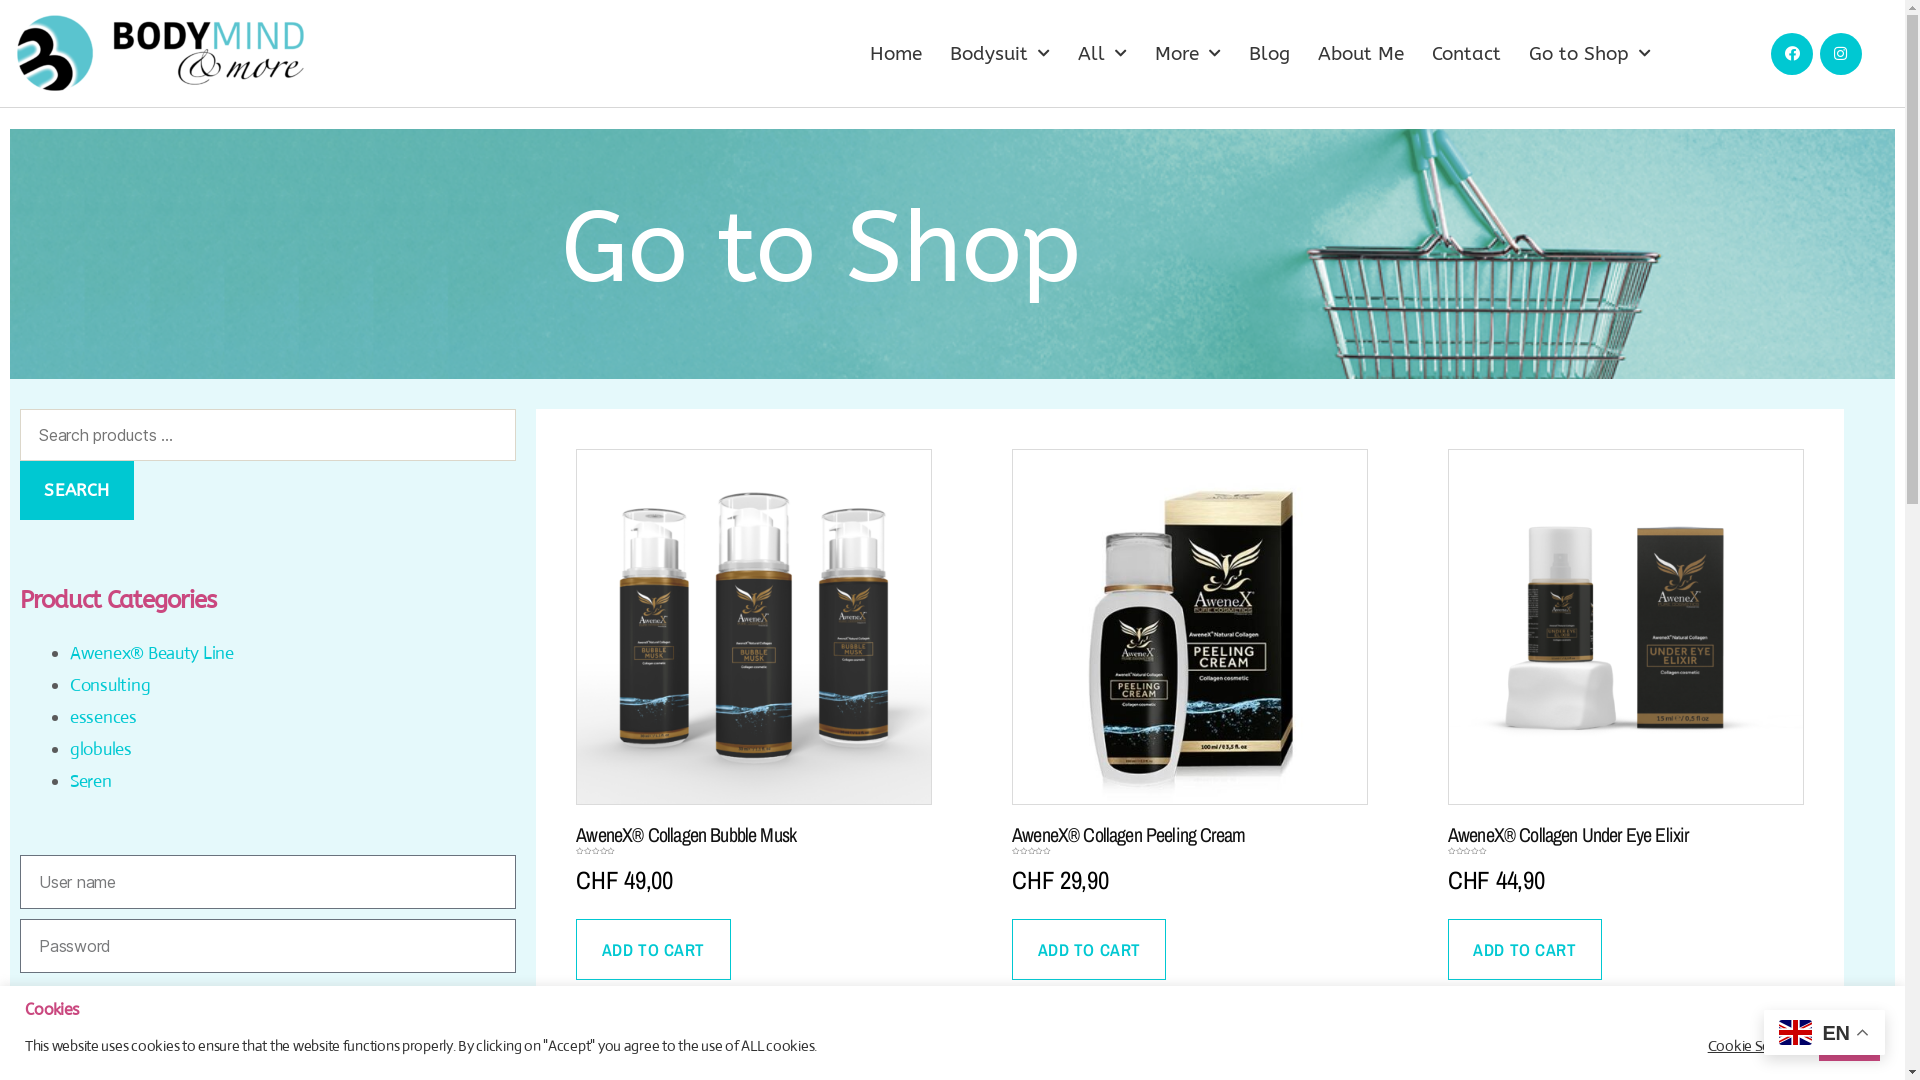 This screenshot has width=1920, height=1080. What do you see at coordinates (1588, 52) in the screenshot?
I see `'Go to Shop'` at bounding box center [1588, 52].